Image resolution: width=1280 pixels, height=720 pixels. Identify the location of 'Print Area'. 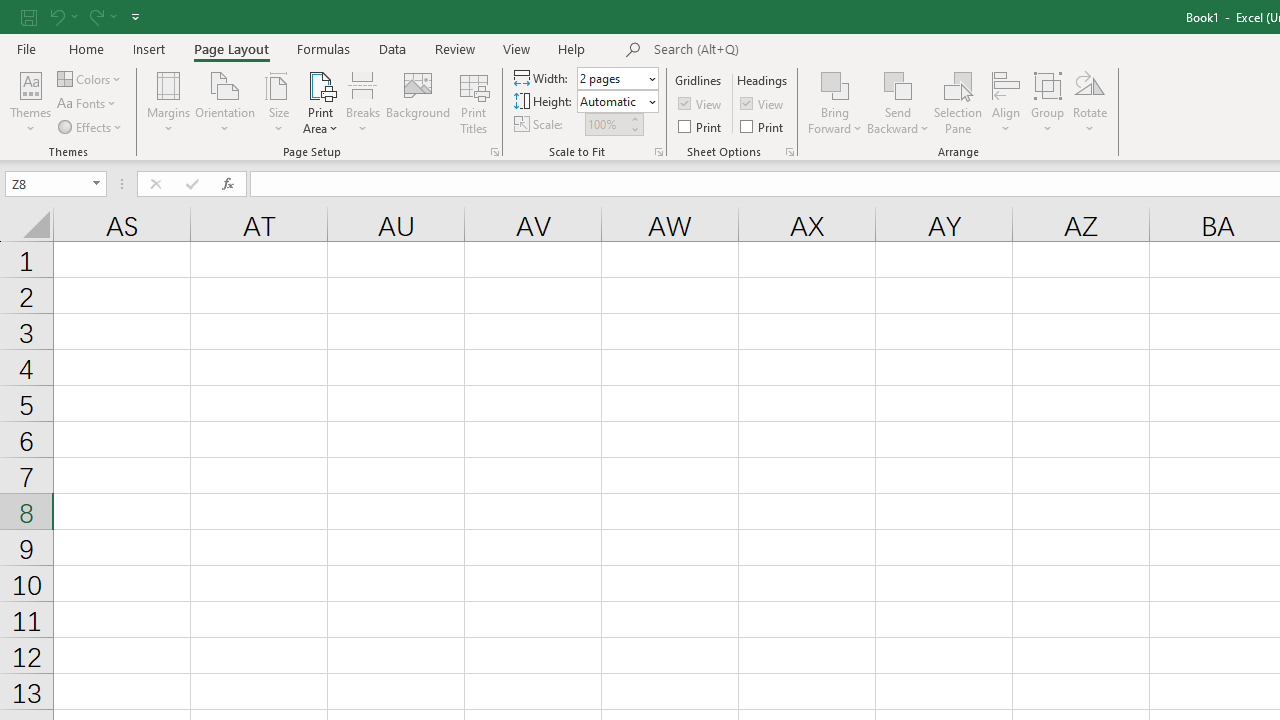
(320, 103).